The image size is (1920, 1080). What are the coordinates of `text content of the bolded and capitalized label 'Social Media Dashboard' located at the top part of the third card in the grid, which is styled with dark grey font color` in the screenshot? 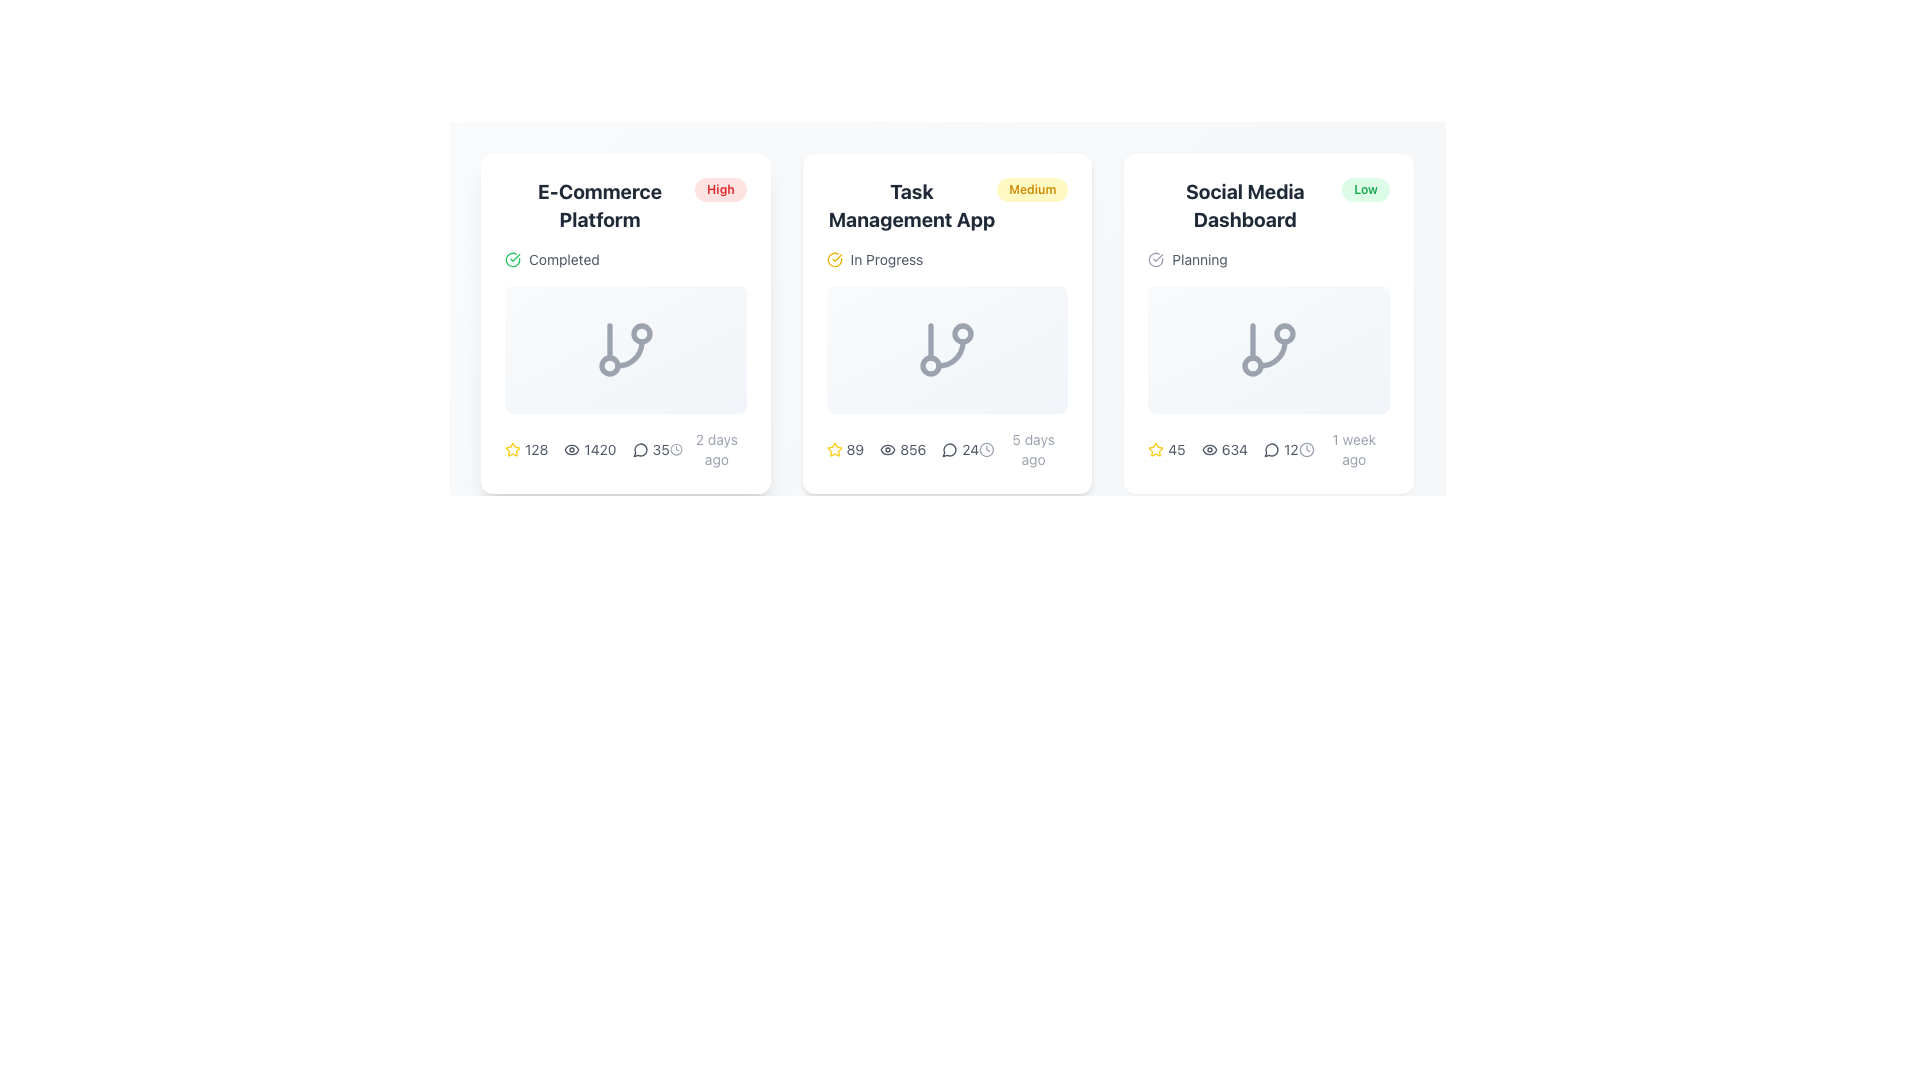 It's located at (1244, 205).